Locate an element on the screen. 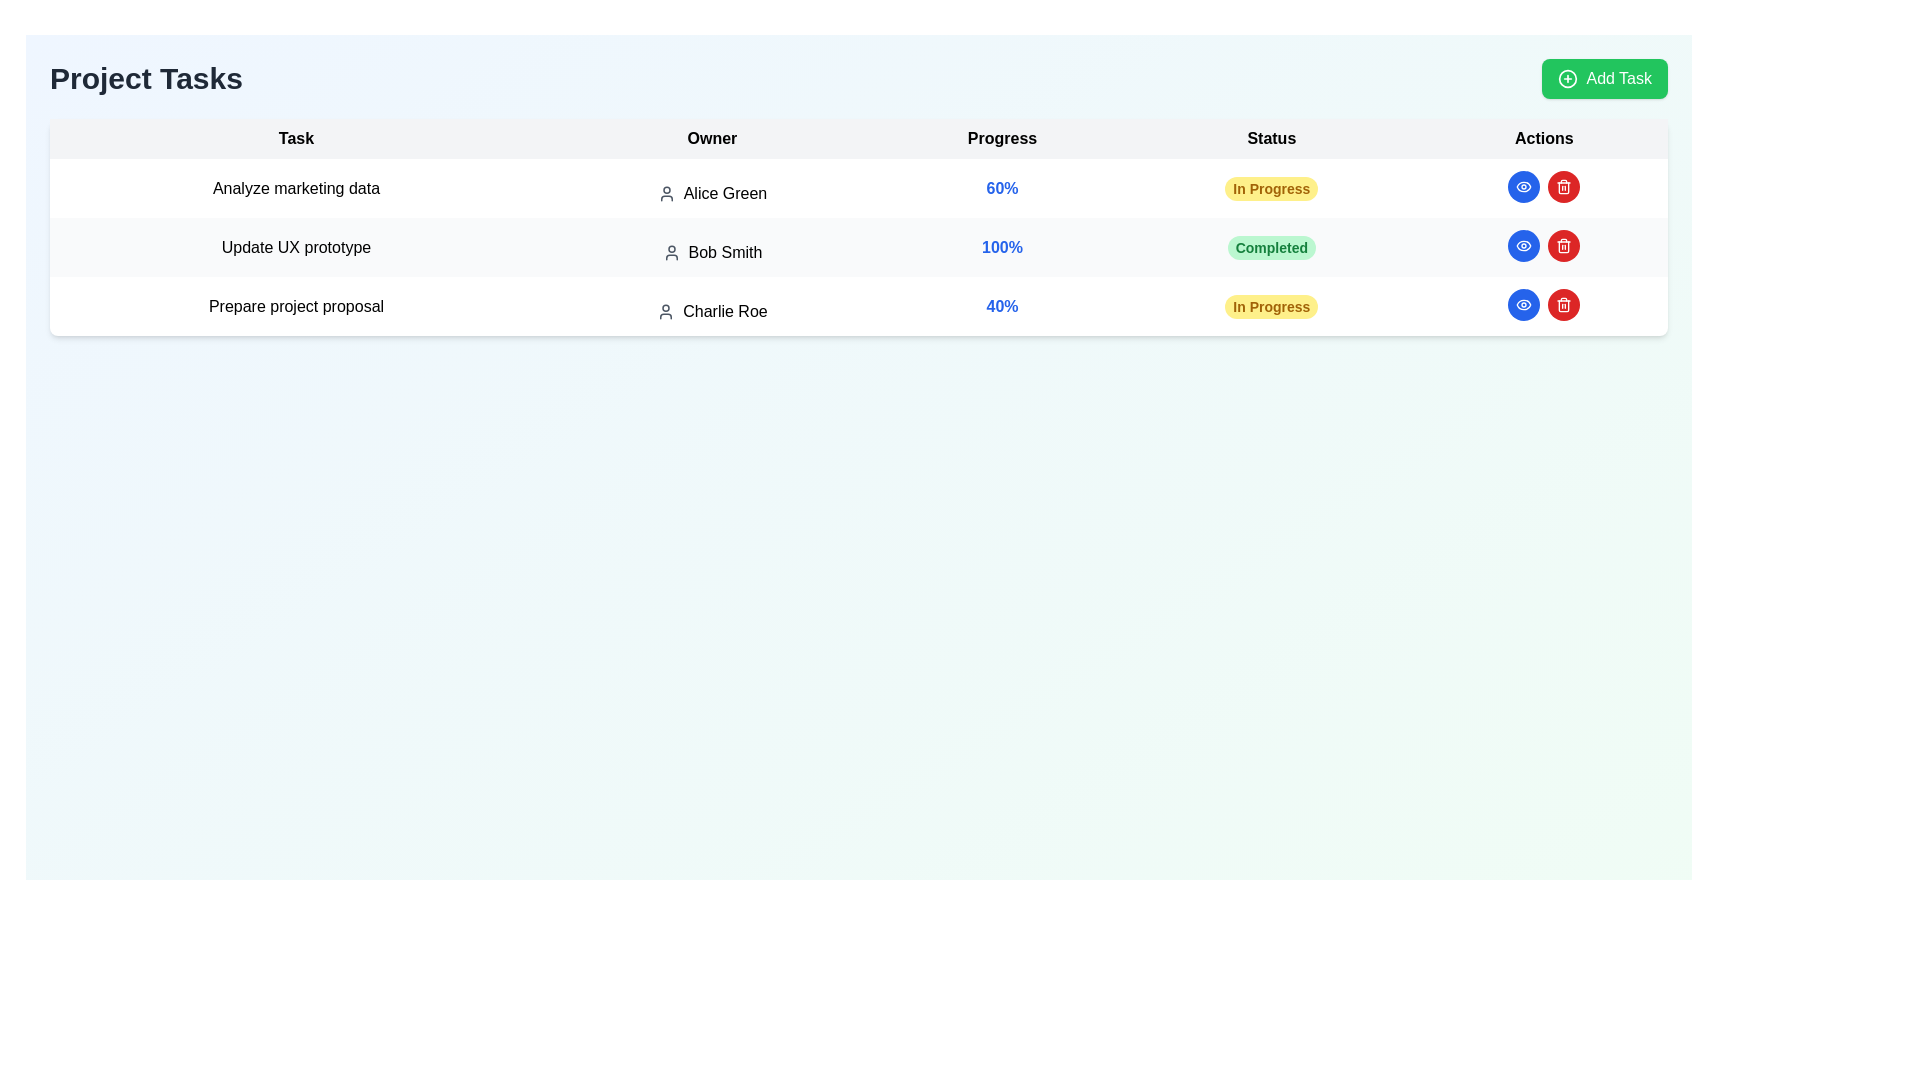 The width and height of the screenshot is (1920, 1080). the delete icon located in the last column of the Actions section for the task named 'Prepare project proposal', which is represented by a red button with a trash bin icon is located at coordinates (1563, 188).